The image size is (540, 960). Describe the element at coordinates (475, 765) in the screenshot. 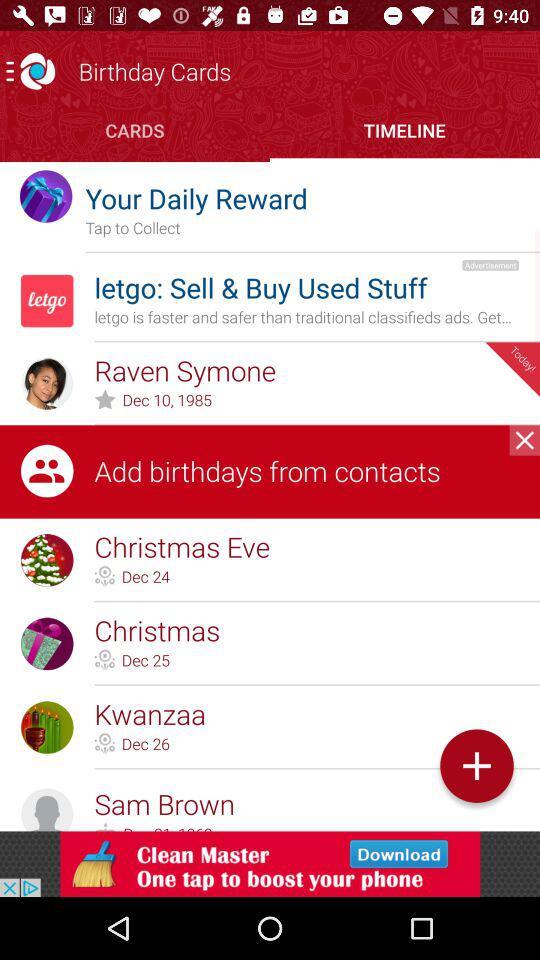

I see `symbol` at that location.